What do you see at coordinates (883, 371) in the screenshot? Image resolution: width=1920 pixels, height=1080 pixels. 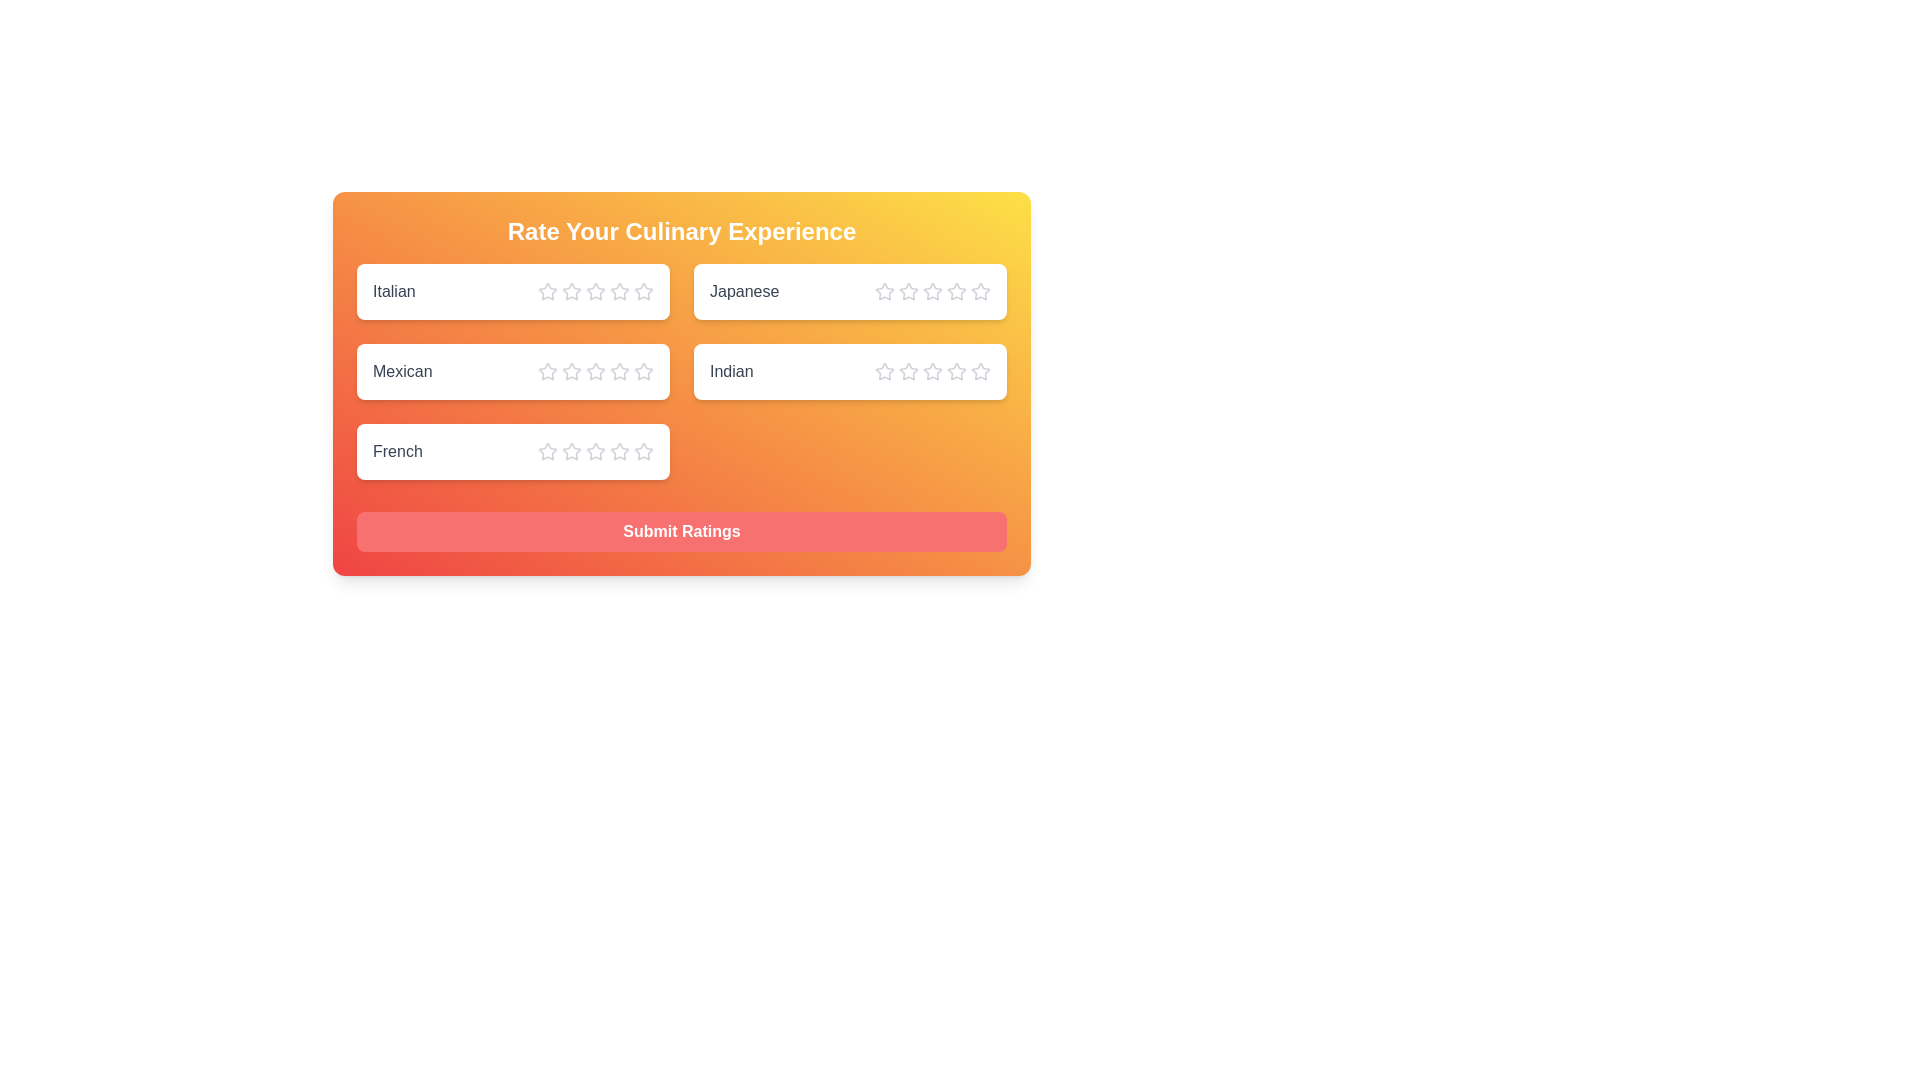 I see `the star corresponding to the rating 1 for the cuisine Indian` at bounding box center [883, 371].